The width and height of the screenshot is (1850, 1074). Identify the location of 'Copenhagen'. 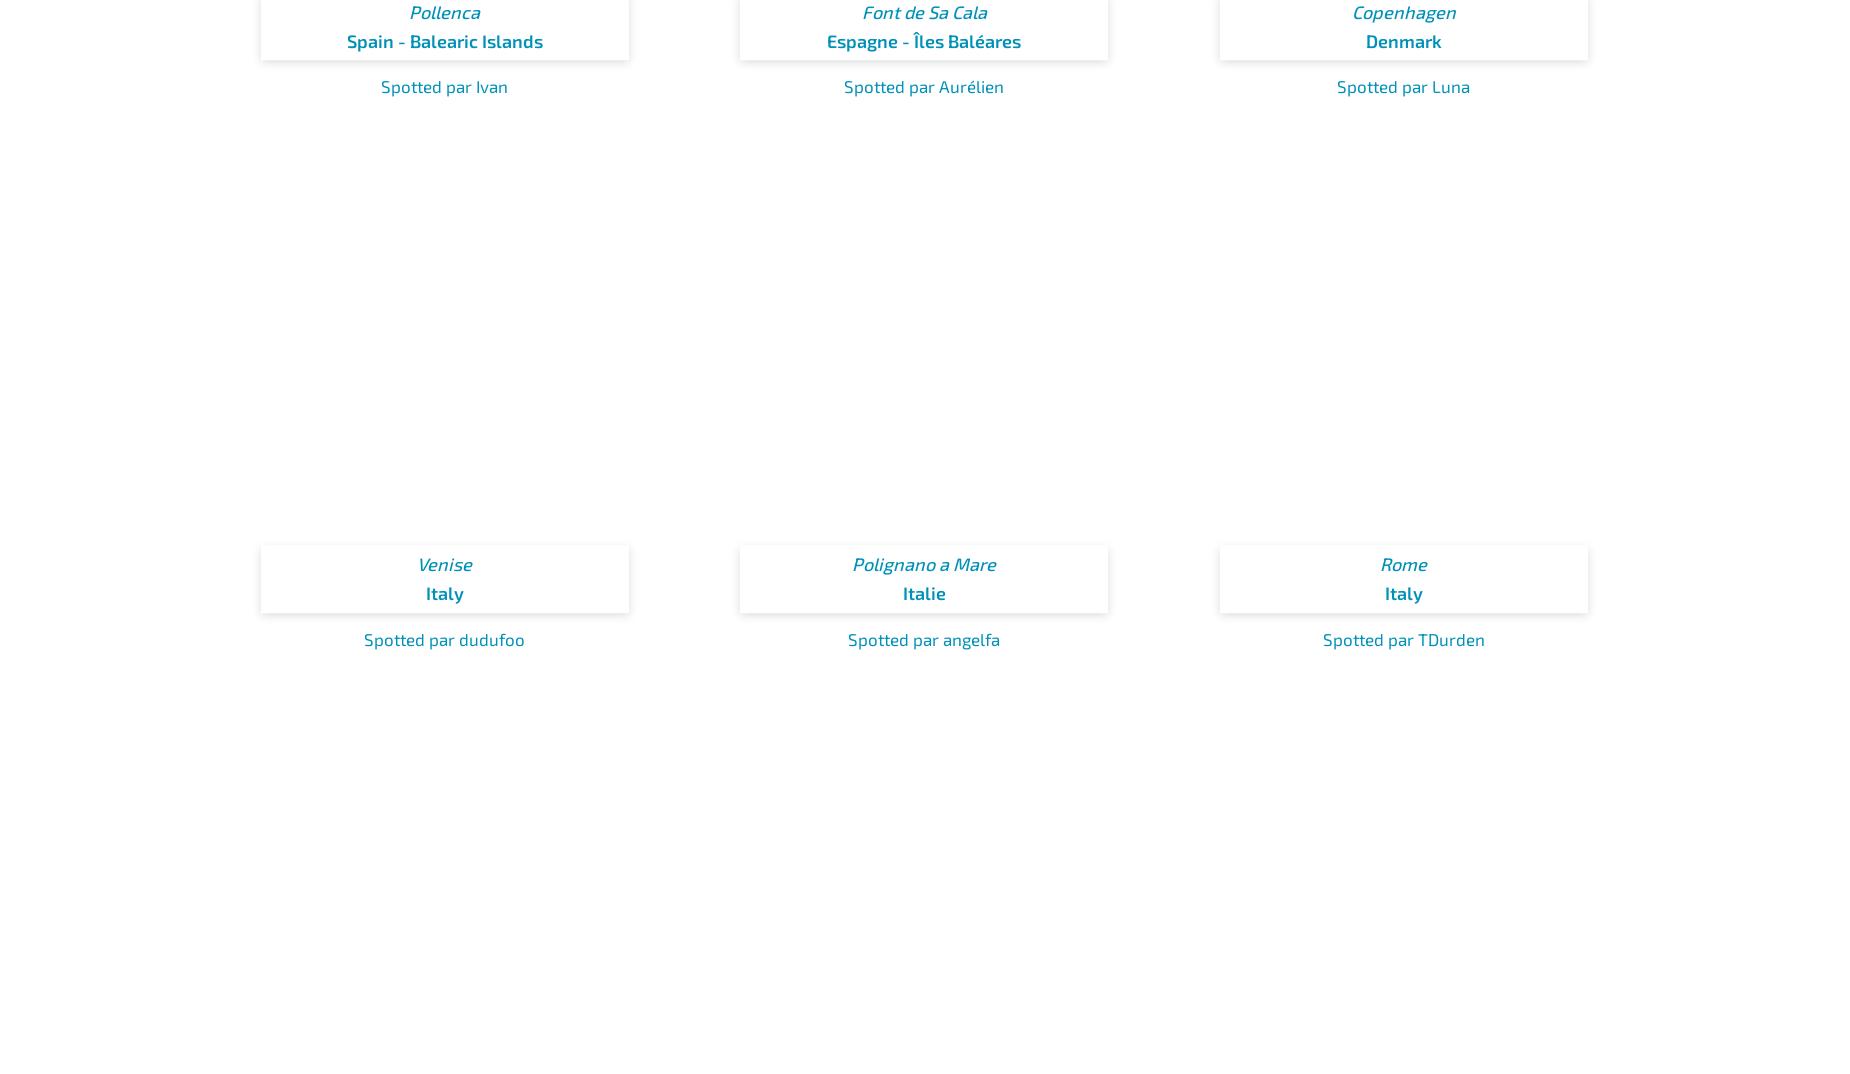
(1350, 9).